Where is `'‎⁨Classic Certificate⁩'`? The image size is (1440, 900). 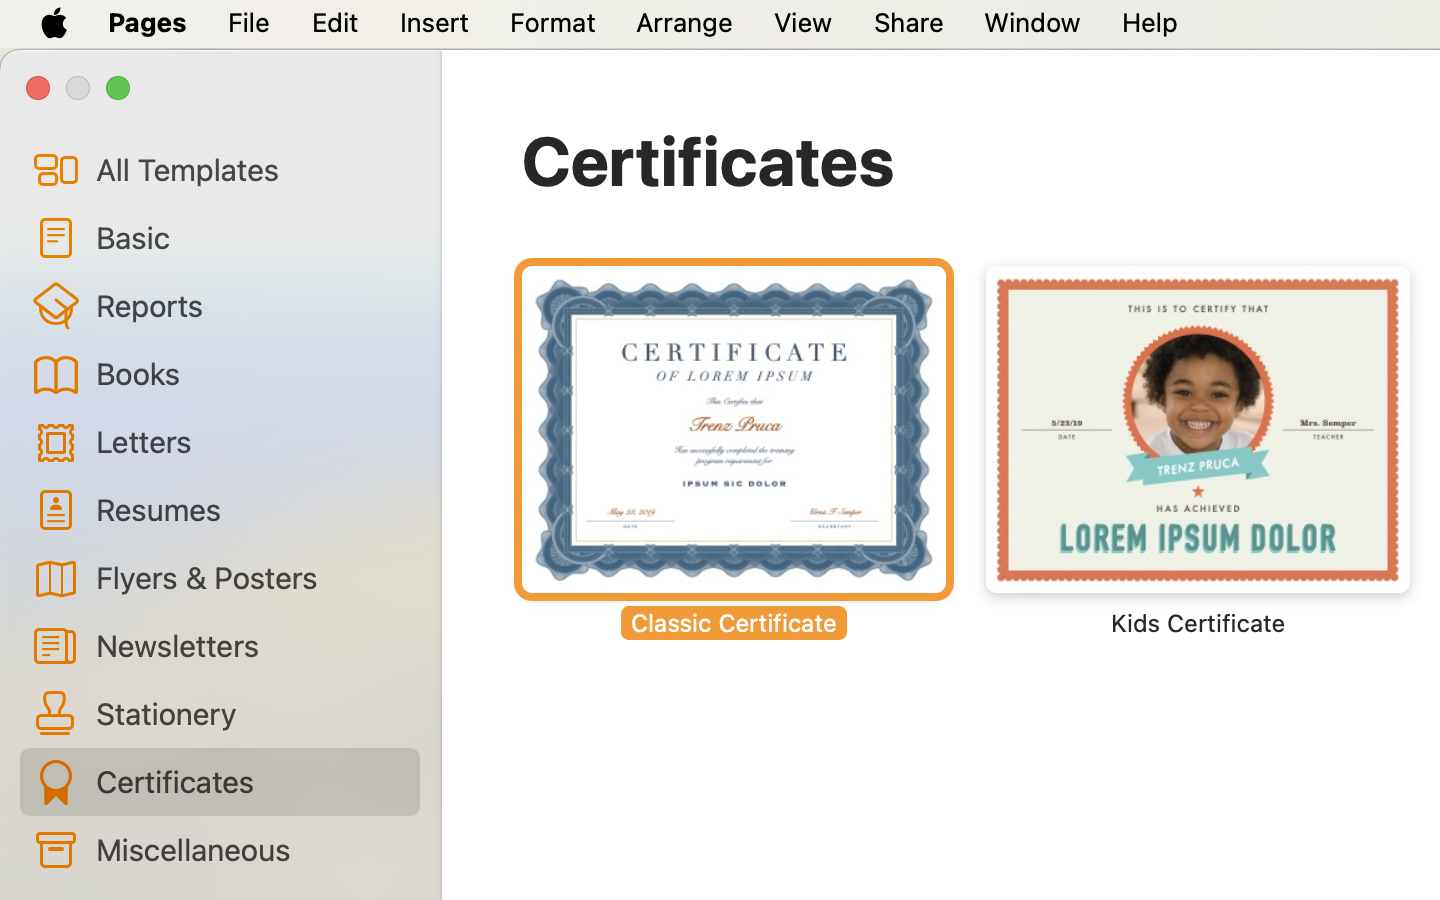
'‎⁨Classic Certificate⁩' is located at coordinates (732, 450).